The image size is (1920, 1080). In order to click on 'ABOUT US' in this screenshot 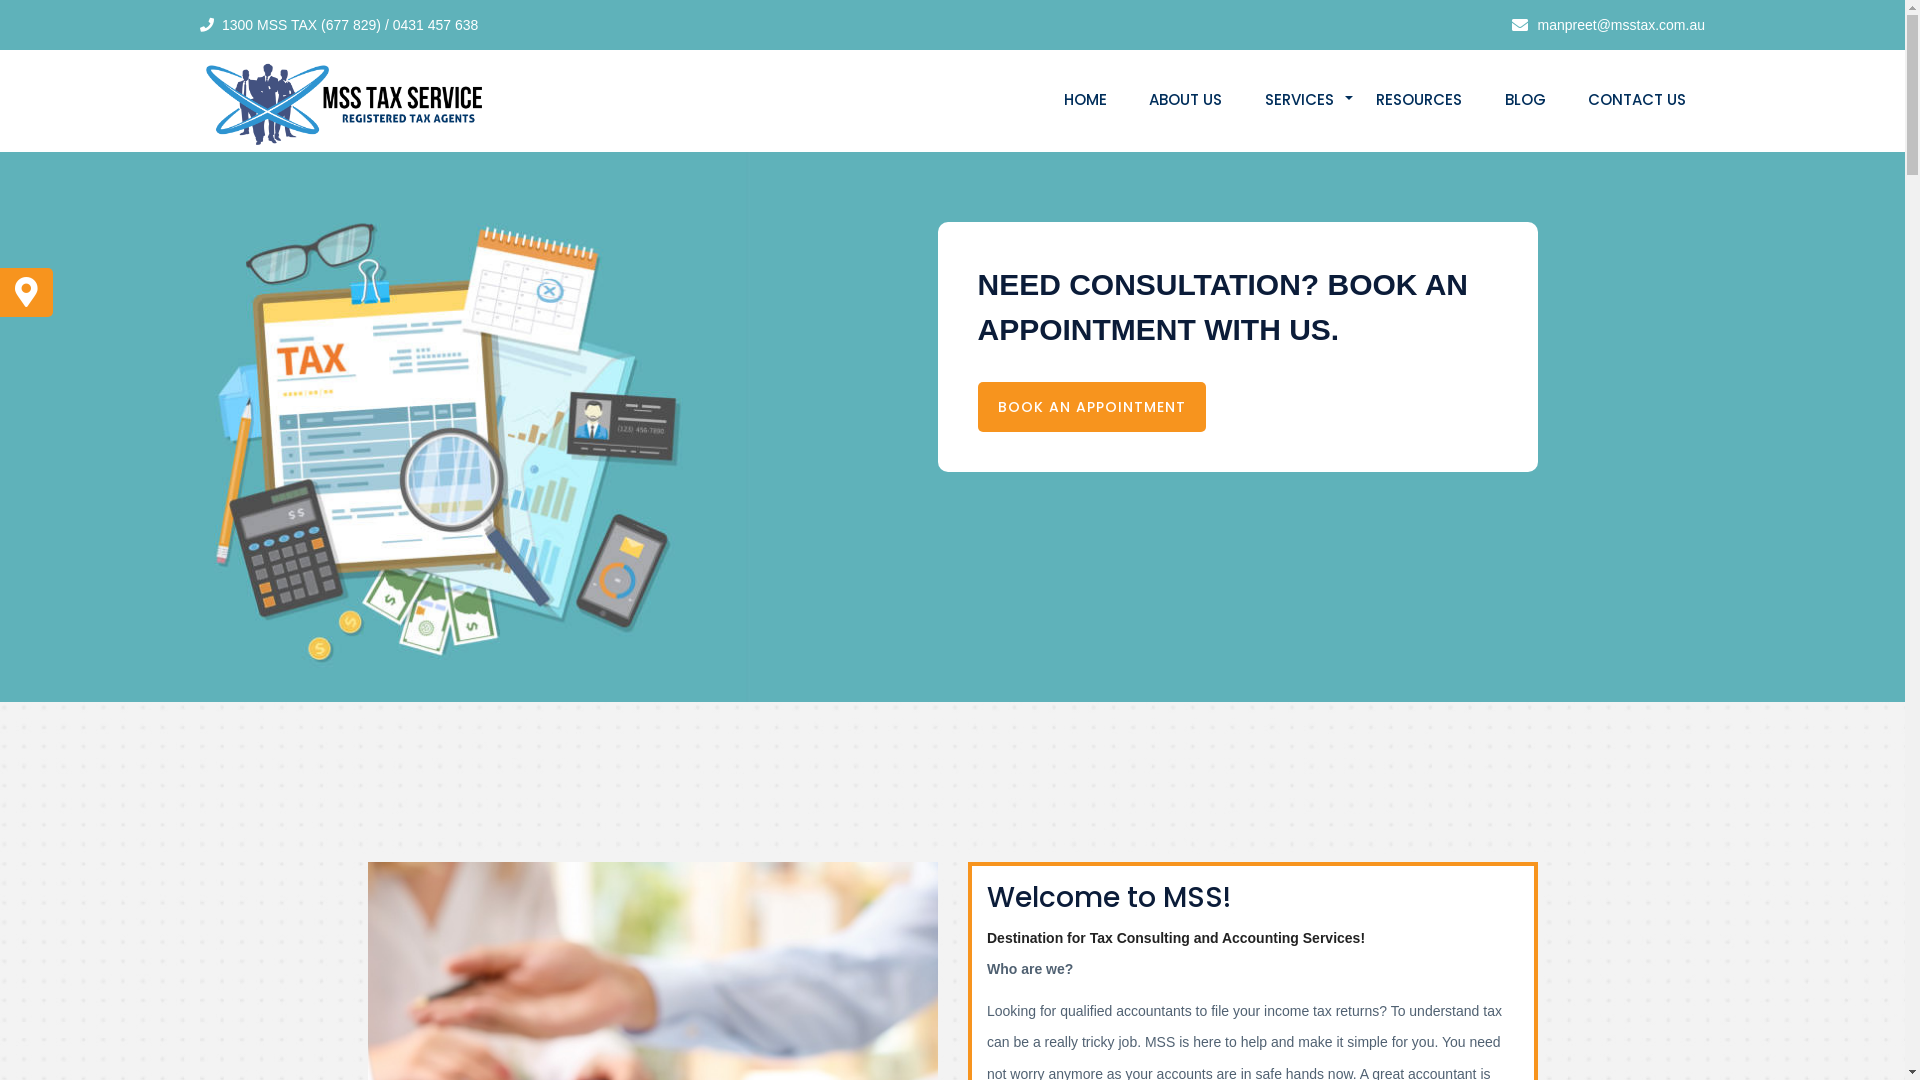, I will do `click(1185, 100)`.